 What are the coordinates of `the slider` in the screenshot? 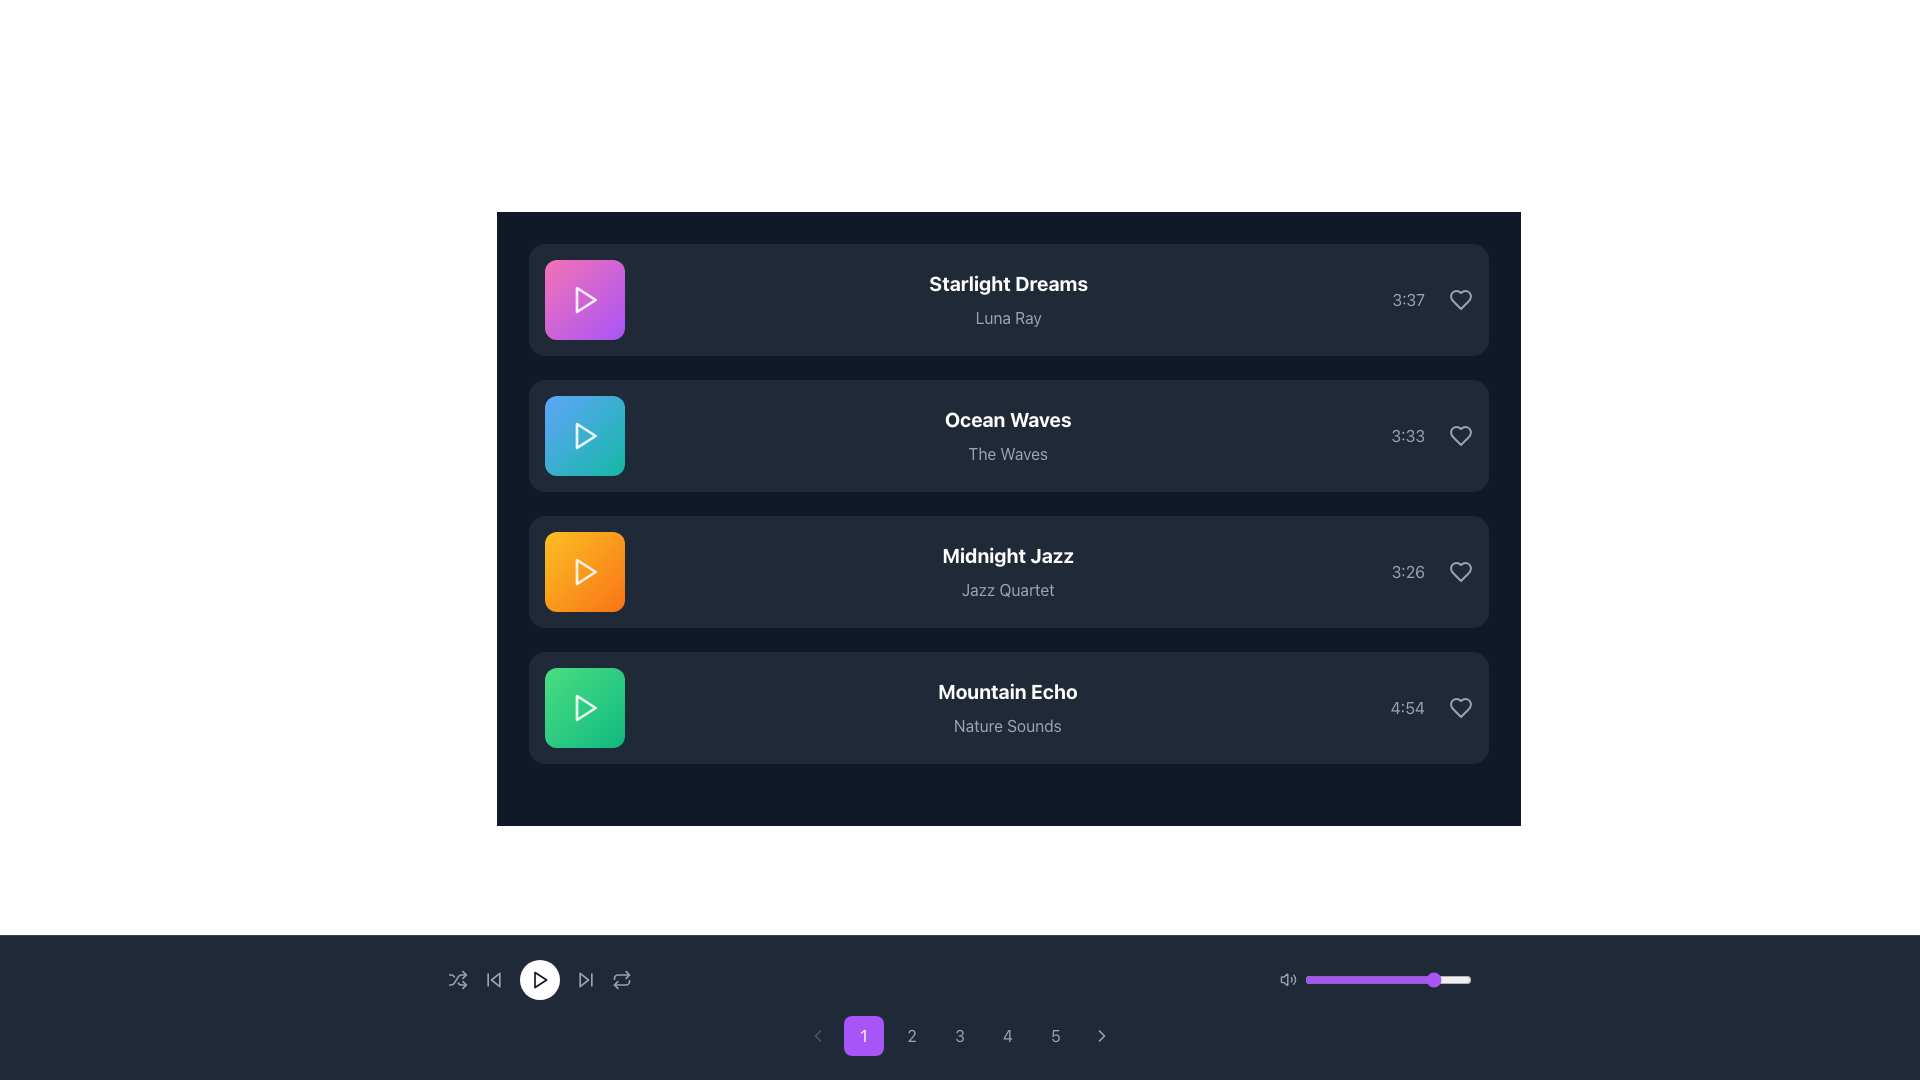 It's located at (1448, 978).